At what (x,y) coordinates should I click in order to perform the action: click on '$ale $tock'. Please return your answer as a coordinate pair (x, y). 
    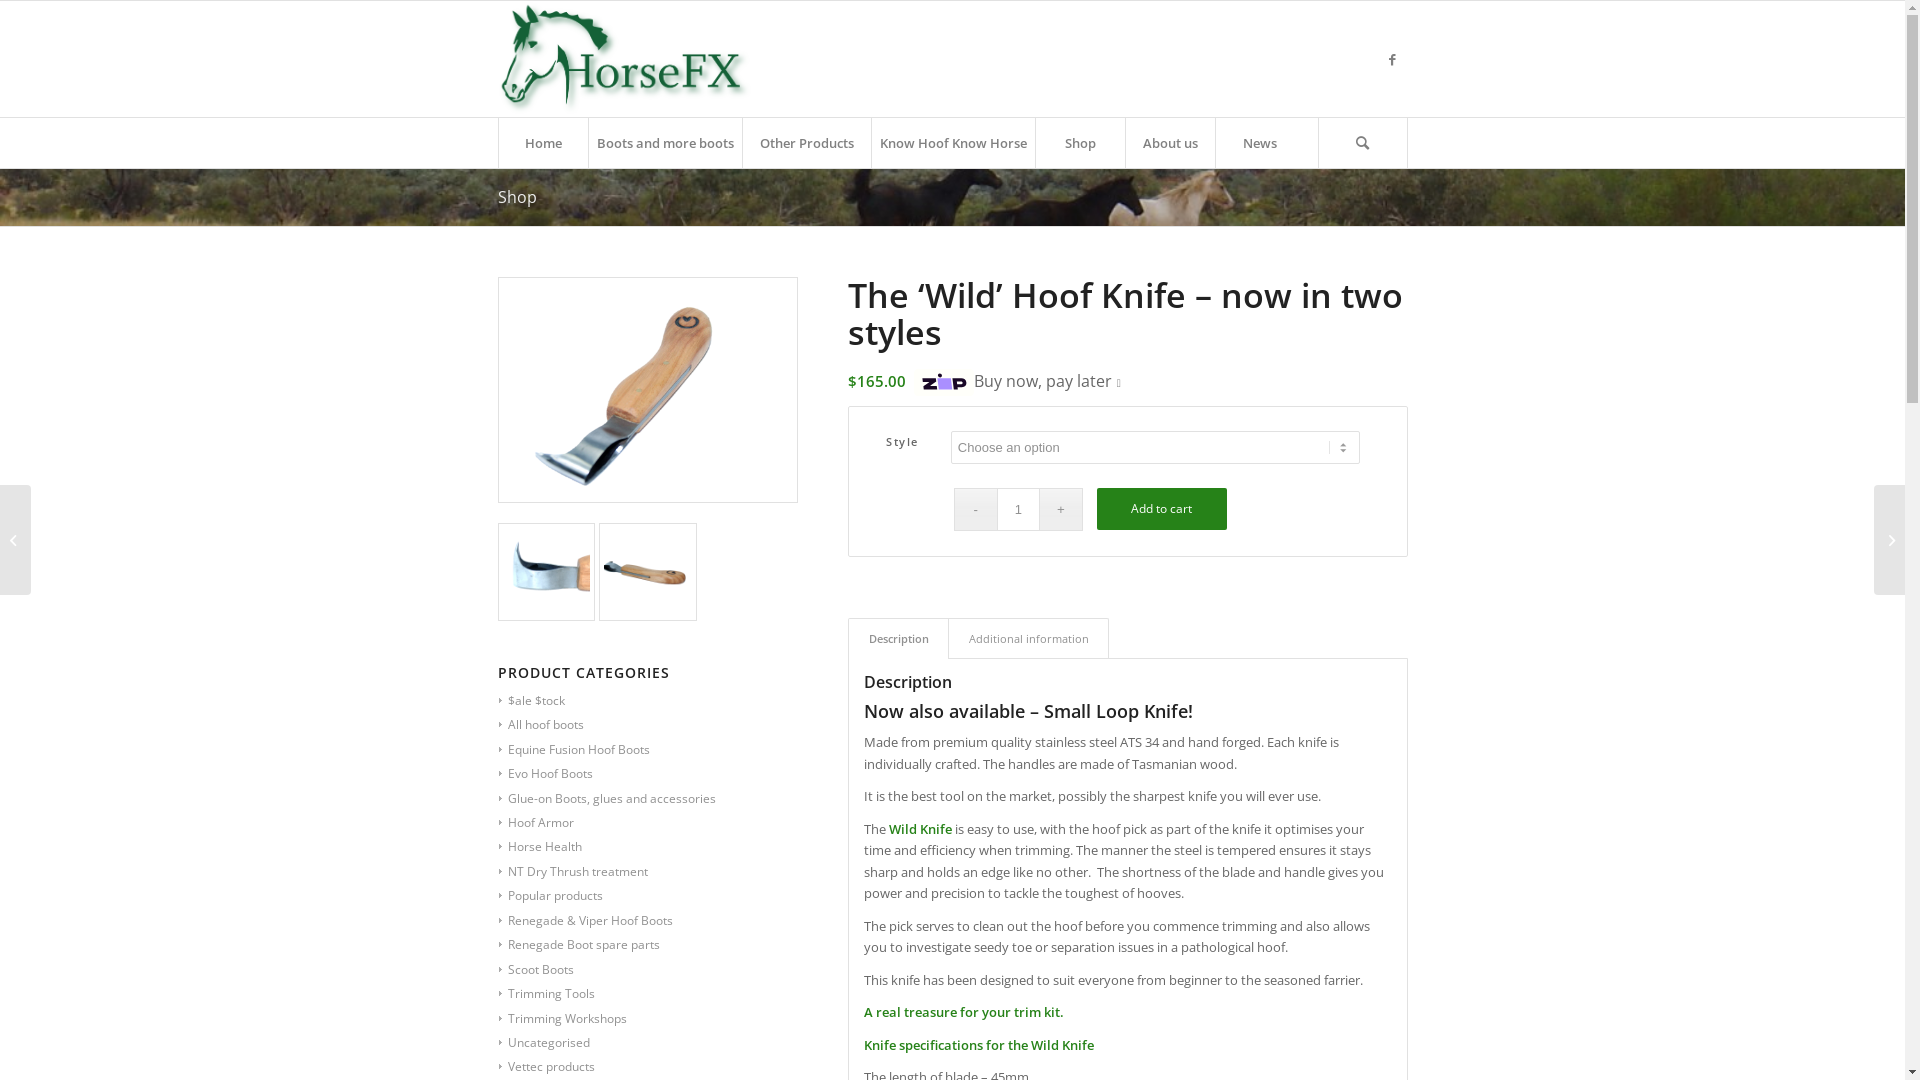
    Looking at the image, I should click on (531, 699).